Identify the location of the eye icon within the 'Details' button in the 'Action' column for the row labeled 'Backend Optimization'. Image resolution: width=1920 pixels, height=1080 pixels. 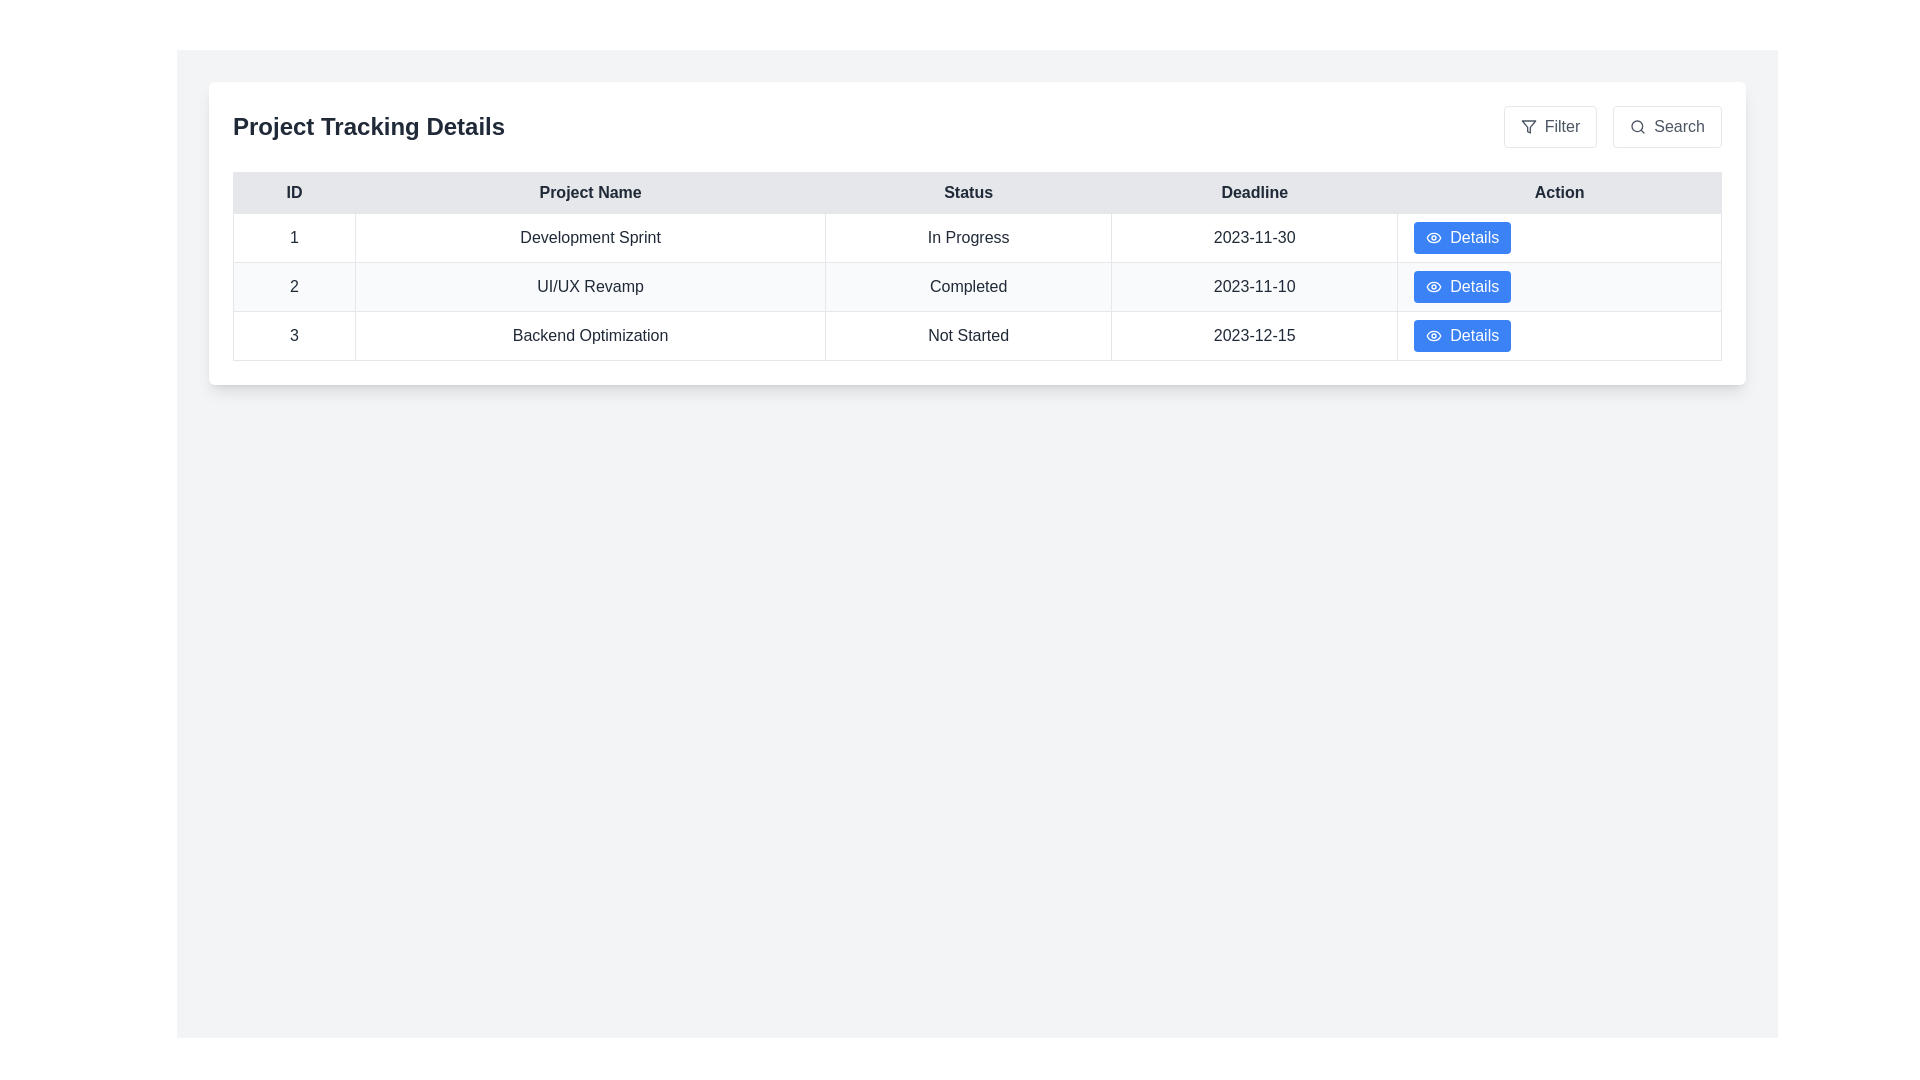
(1433, 334).